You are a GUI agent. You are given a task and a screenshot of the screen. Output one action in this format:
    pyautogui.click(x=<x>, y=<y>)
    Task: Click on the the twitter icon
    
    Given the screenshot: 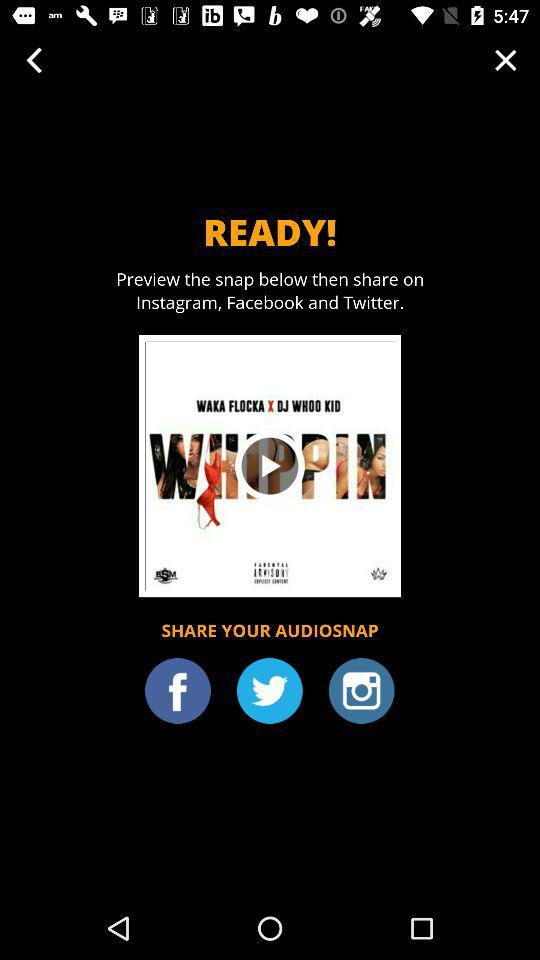 What is the action you would take?
    pyautogui.click(x=269, y=690)
    